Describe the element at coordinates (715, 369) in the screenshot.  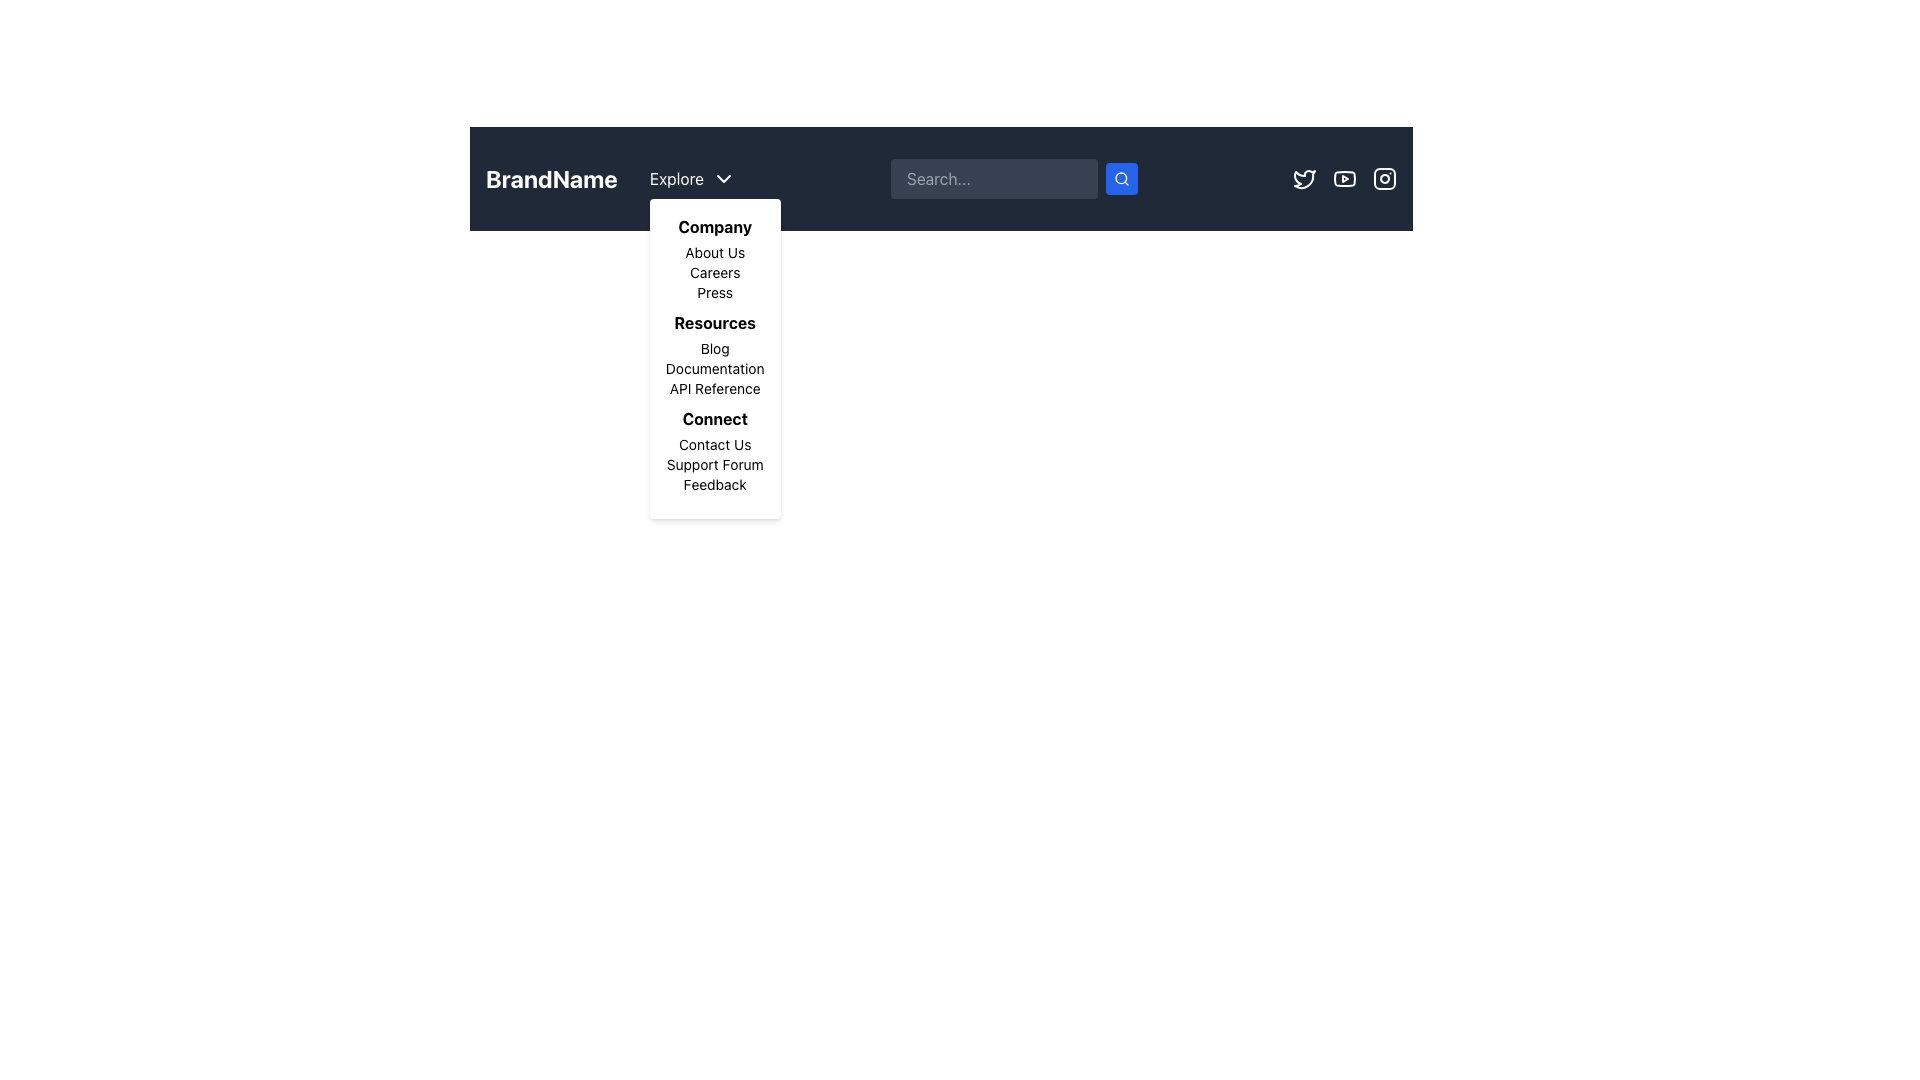
I see `the 'Documentation' text label in the vertical list menu under the 'Resources' heading` at that location.